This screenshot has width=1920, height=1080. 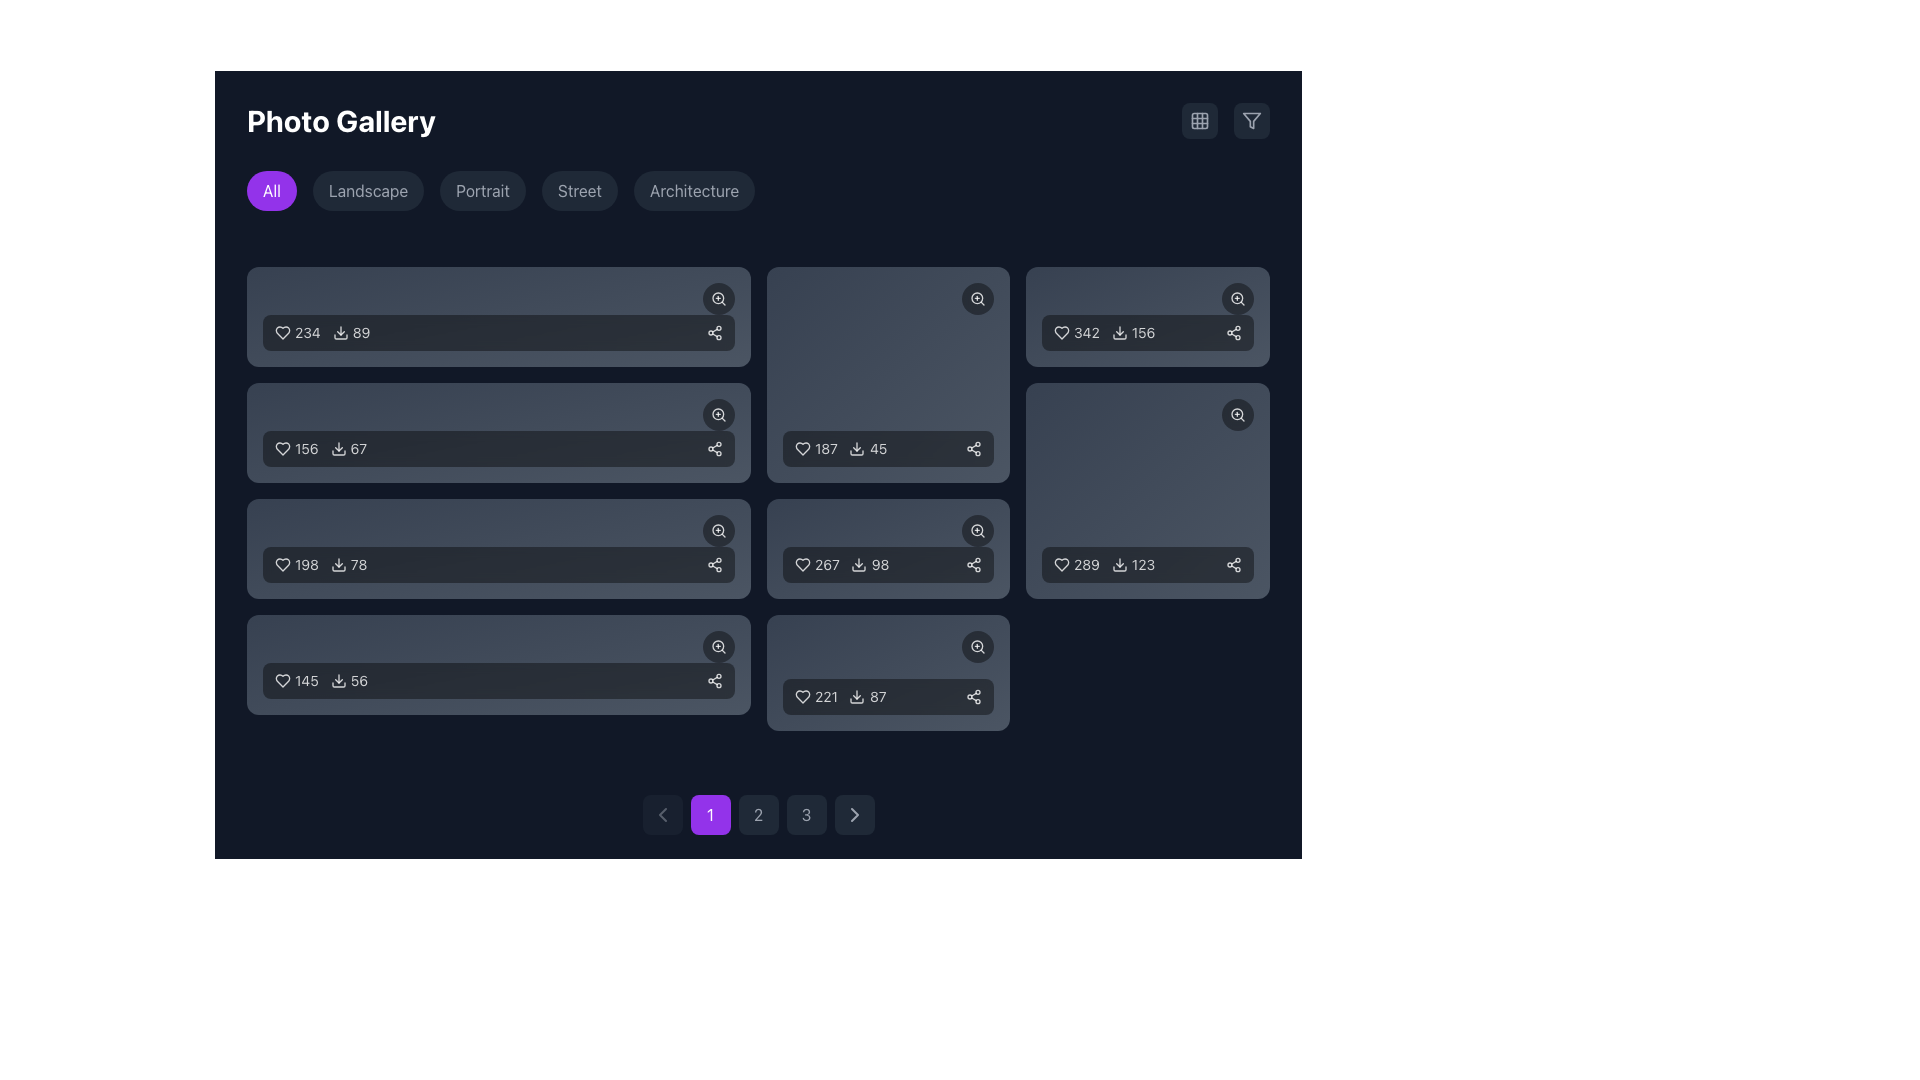 What do you see at coordinates (271, 191) in the screenshot?
I see `the pill-shaped button with a purple background and white text labeled 'All,' located in the upper-left section of the interface under 'Photo Gallery,' to observe any hover effects` at bounding box center [271, 191].